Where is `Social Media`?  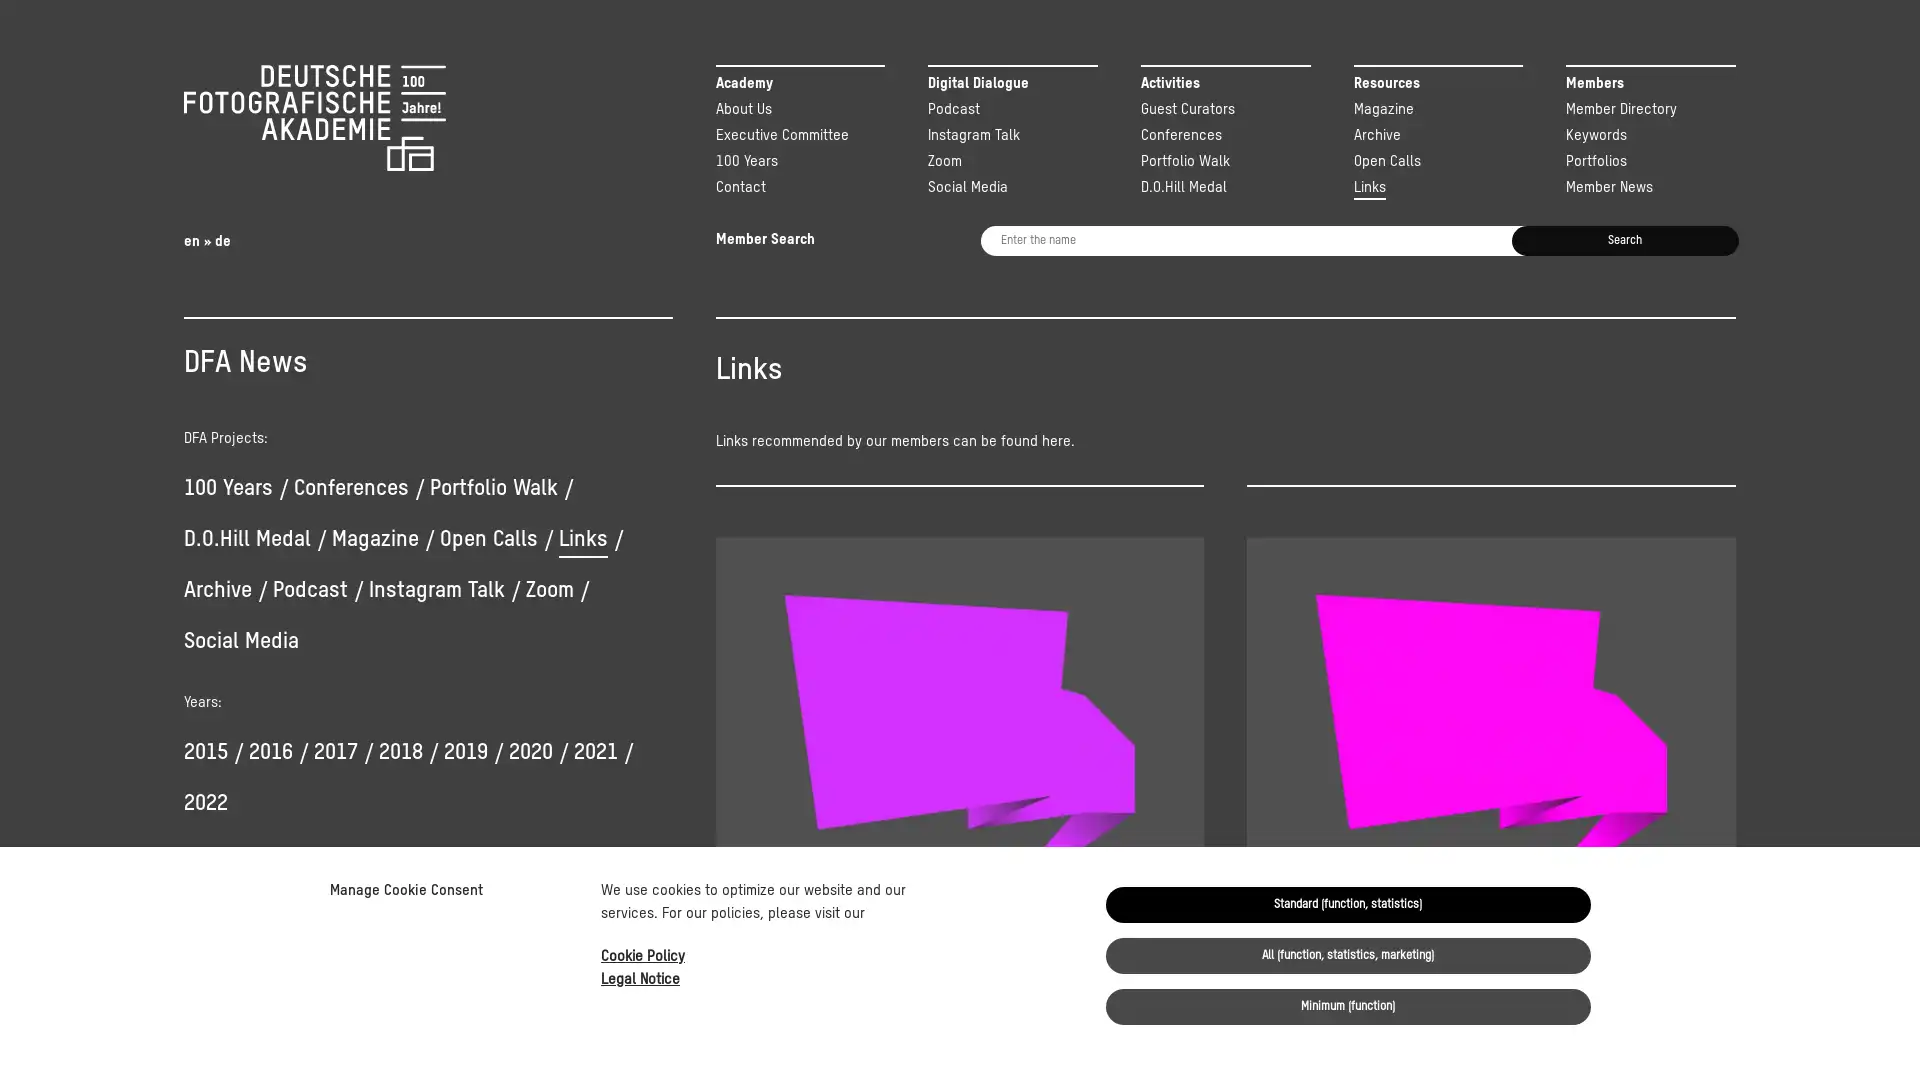
Social Media is located at coordinates (240, 641).